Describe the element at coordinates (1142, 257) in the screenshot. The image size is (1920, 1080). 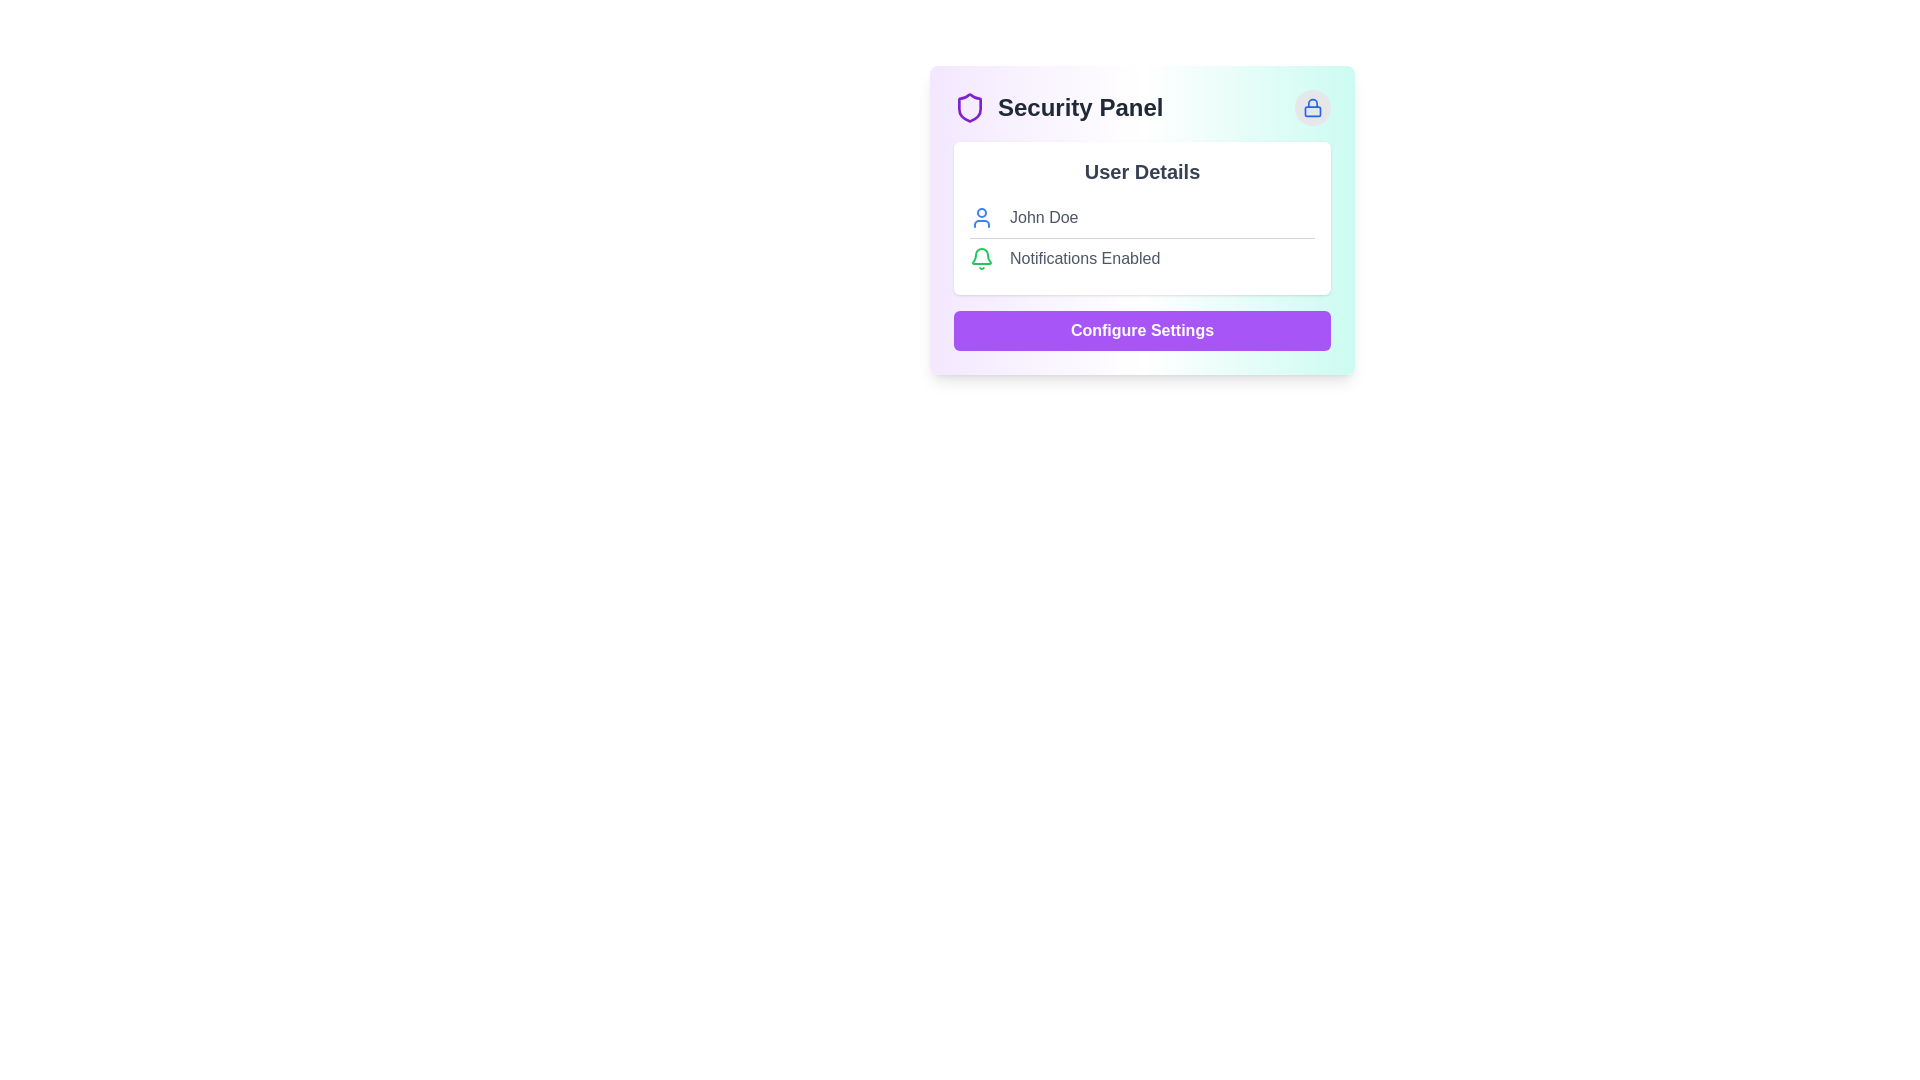
I see `the Information Label with Icon that displays a green bell icon and the text 'Notifications Enabled', located in the second row under the 'User Details' section in the 'Security Panel' card` at that location.